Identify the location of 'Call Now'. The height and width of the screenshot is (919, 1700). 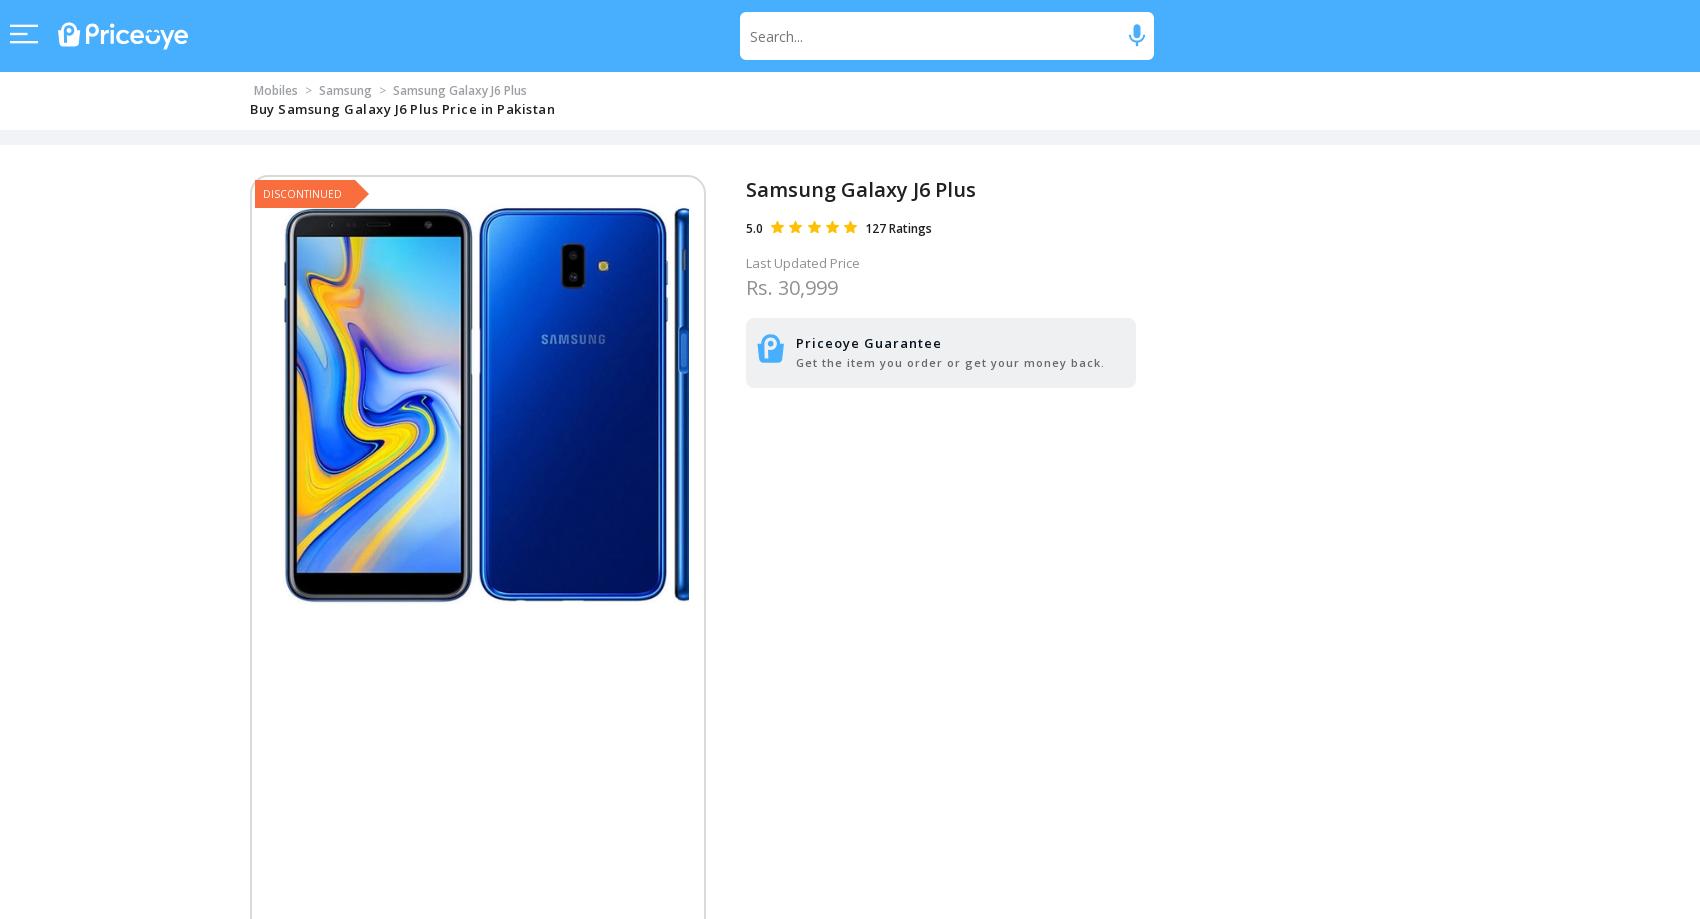
(1313, 192).